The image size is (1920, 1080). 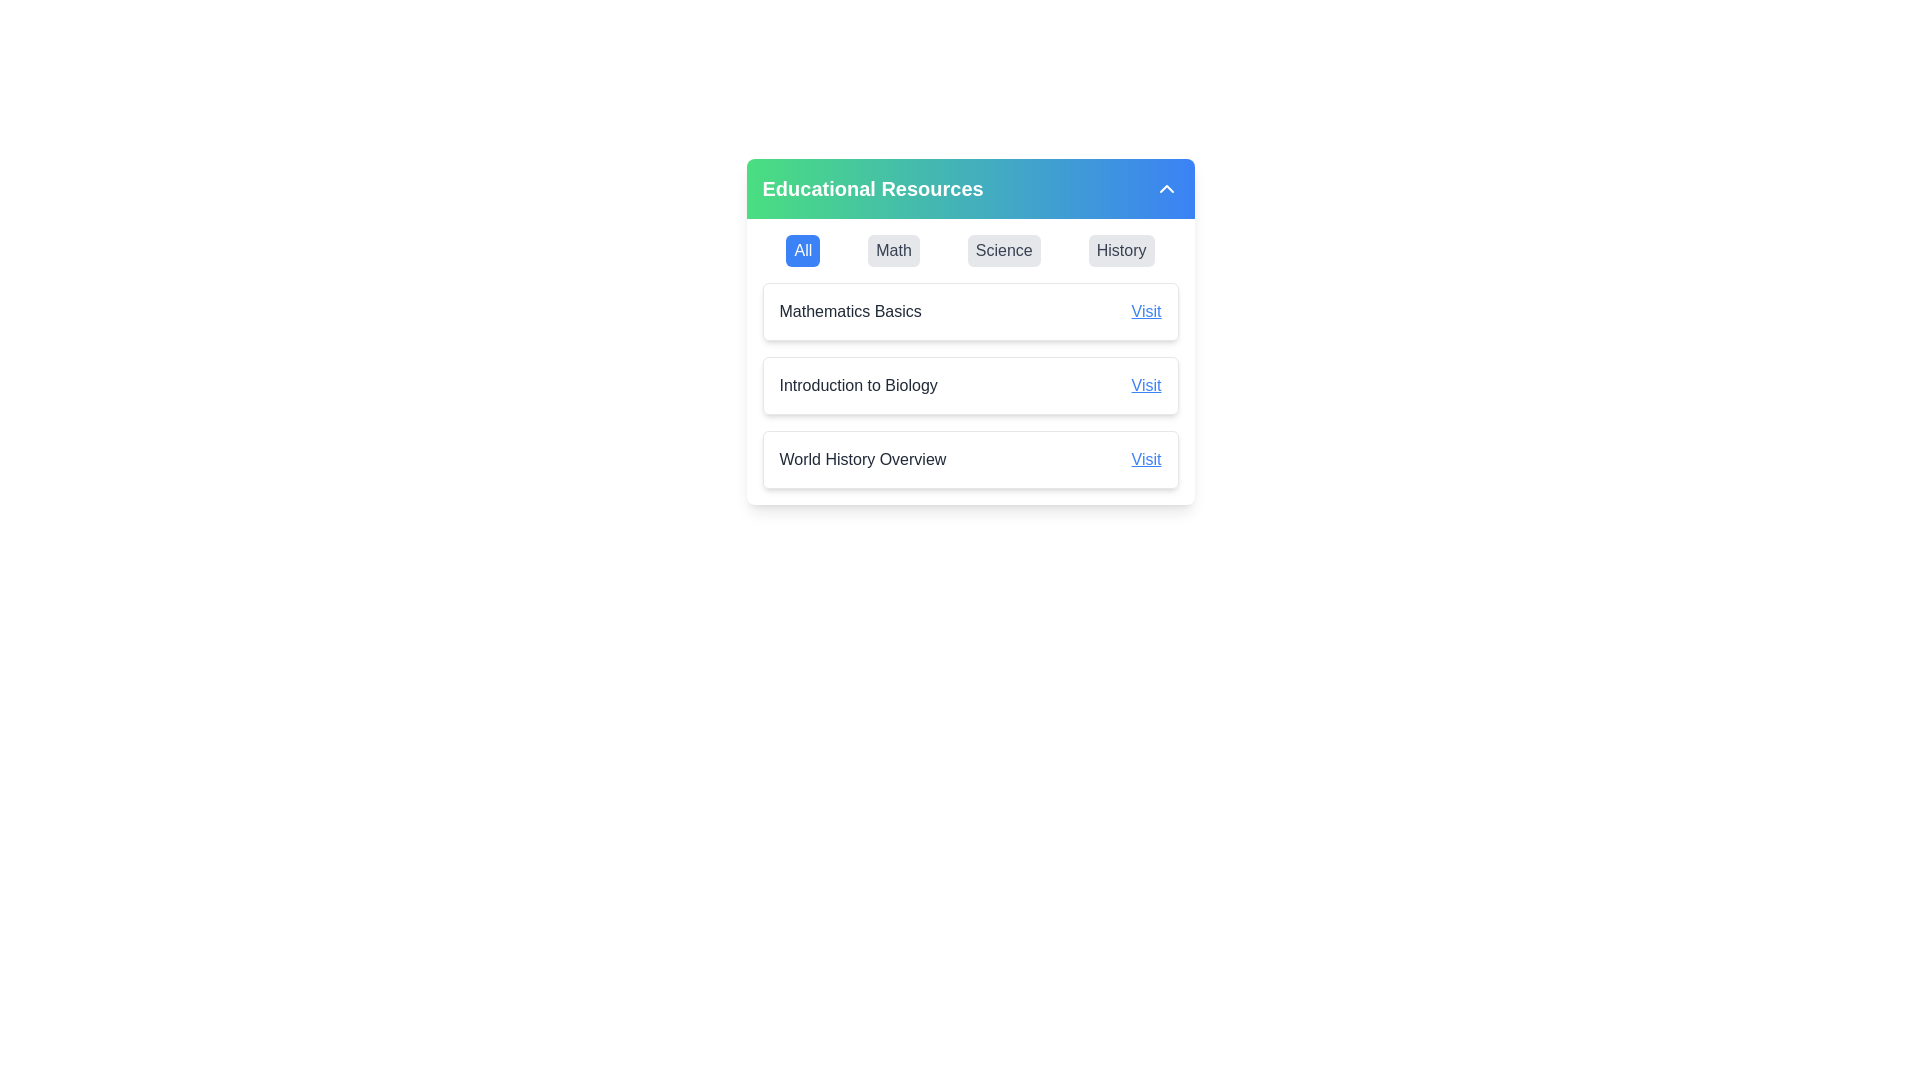 I want to click on static text label displaying 'Mathematics Basics' located in the first row of resources under 'Educational Resources', so click(x=850, y=312).